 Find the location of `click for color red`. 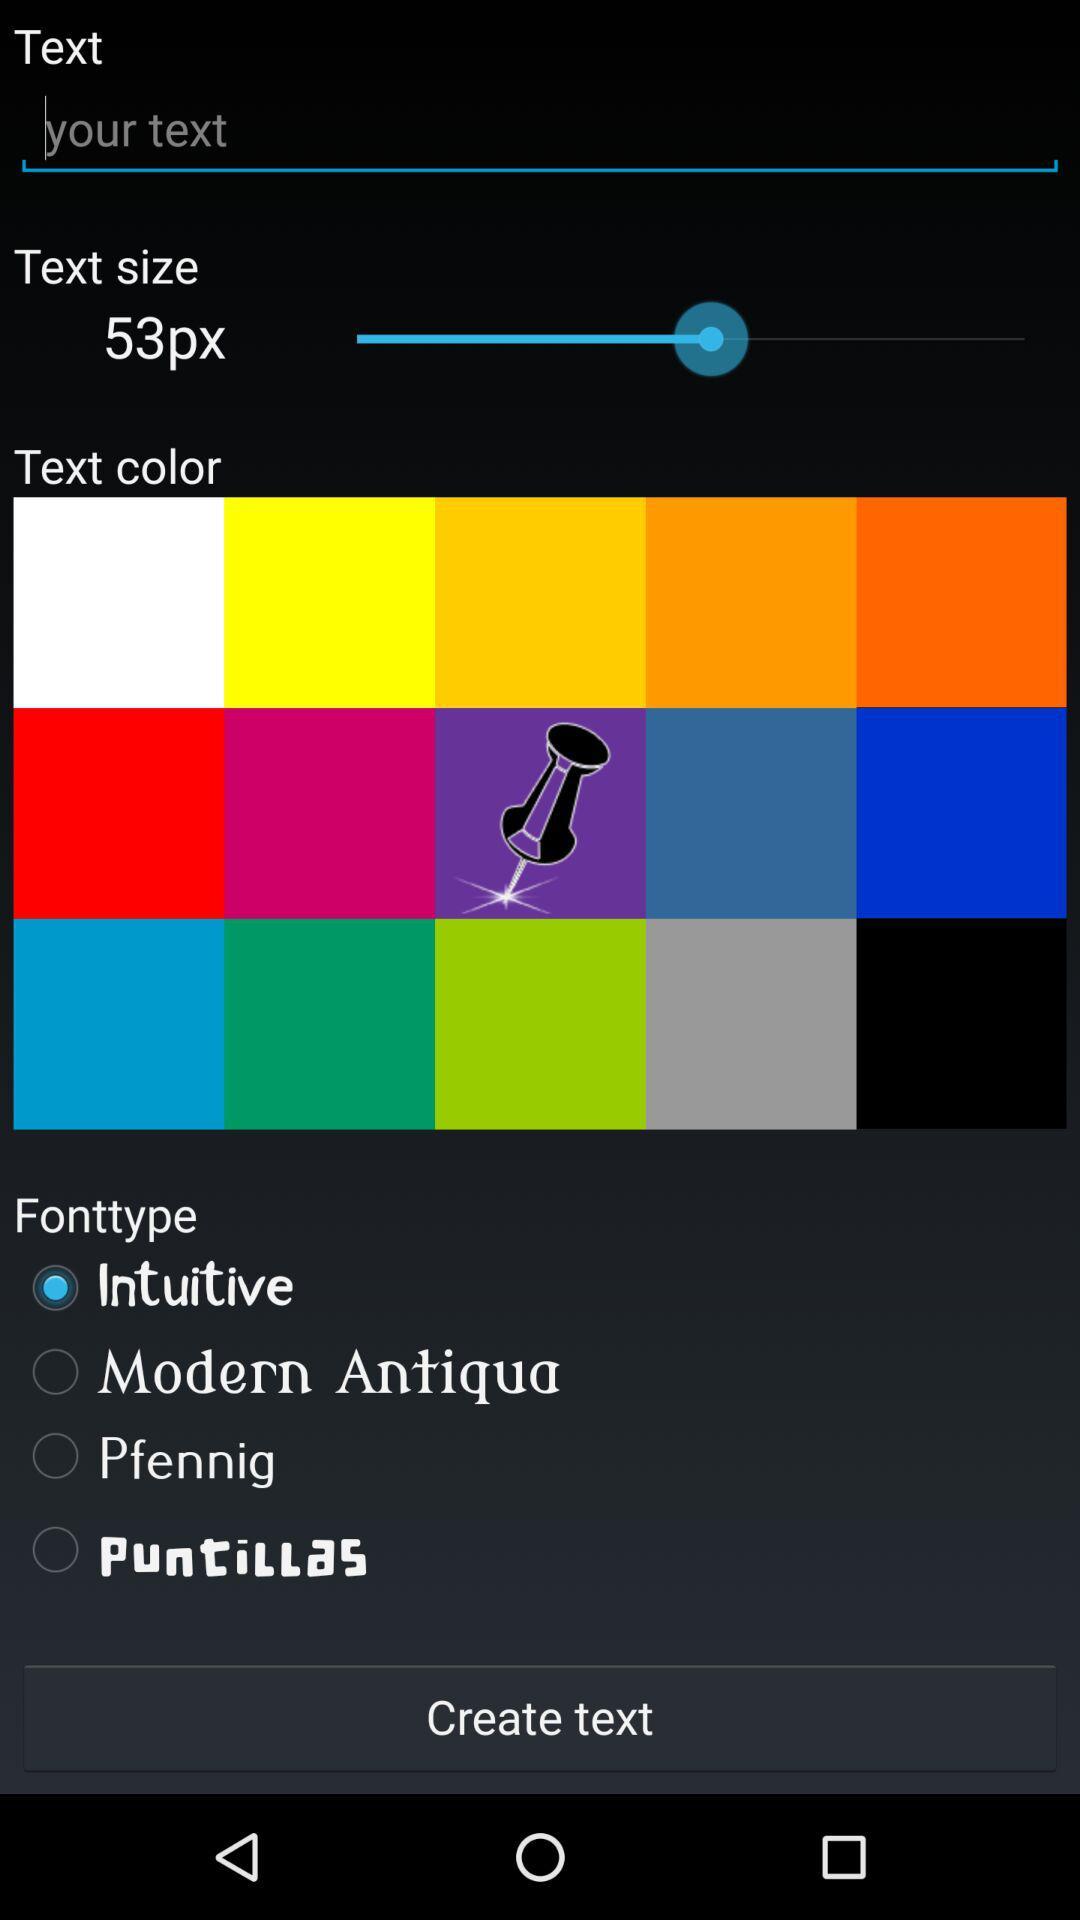

click for color red is located at coordinates (118, 813).